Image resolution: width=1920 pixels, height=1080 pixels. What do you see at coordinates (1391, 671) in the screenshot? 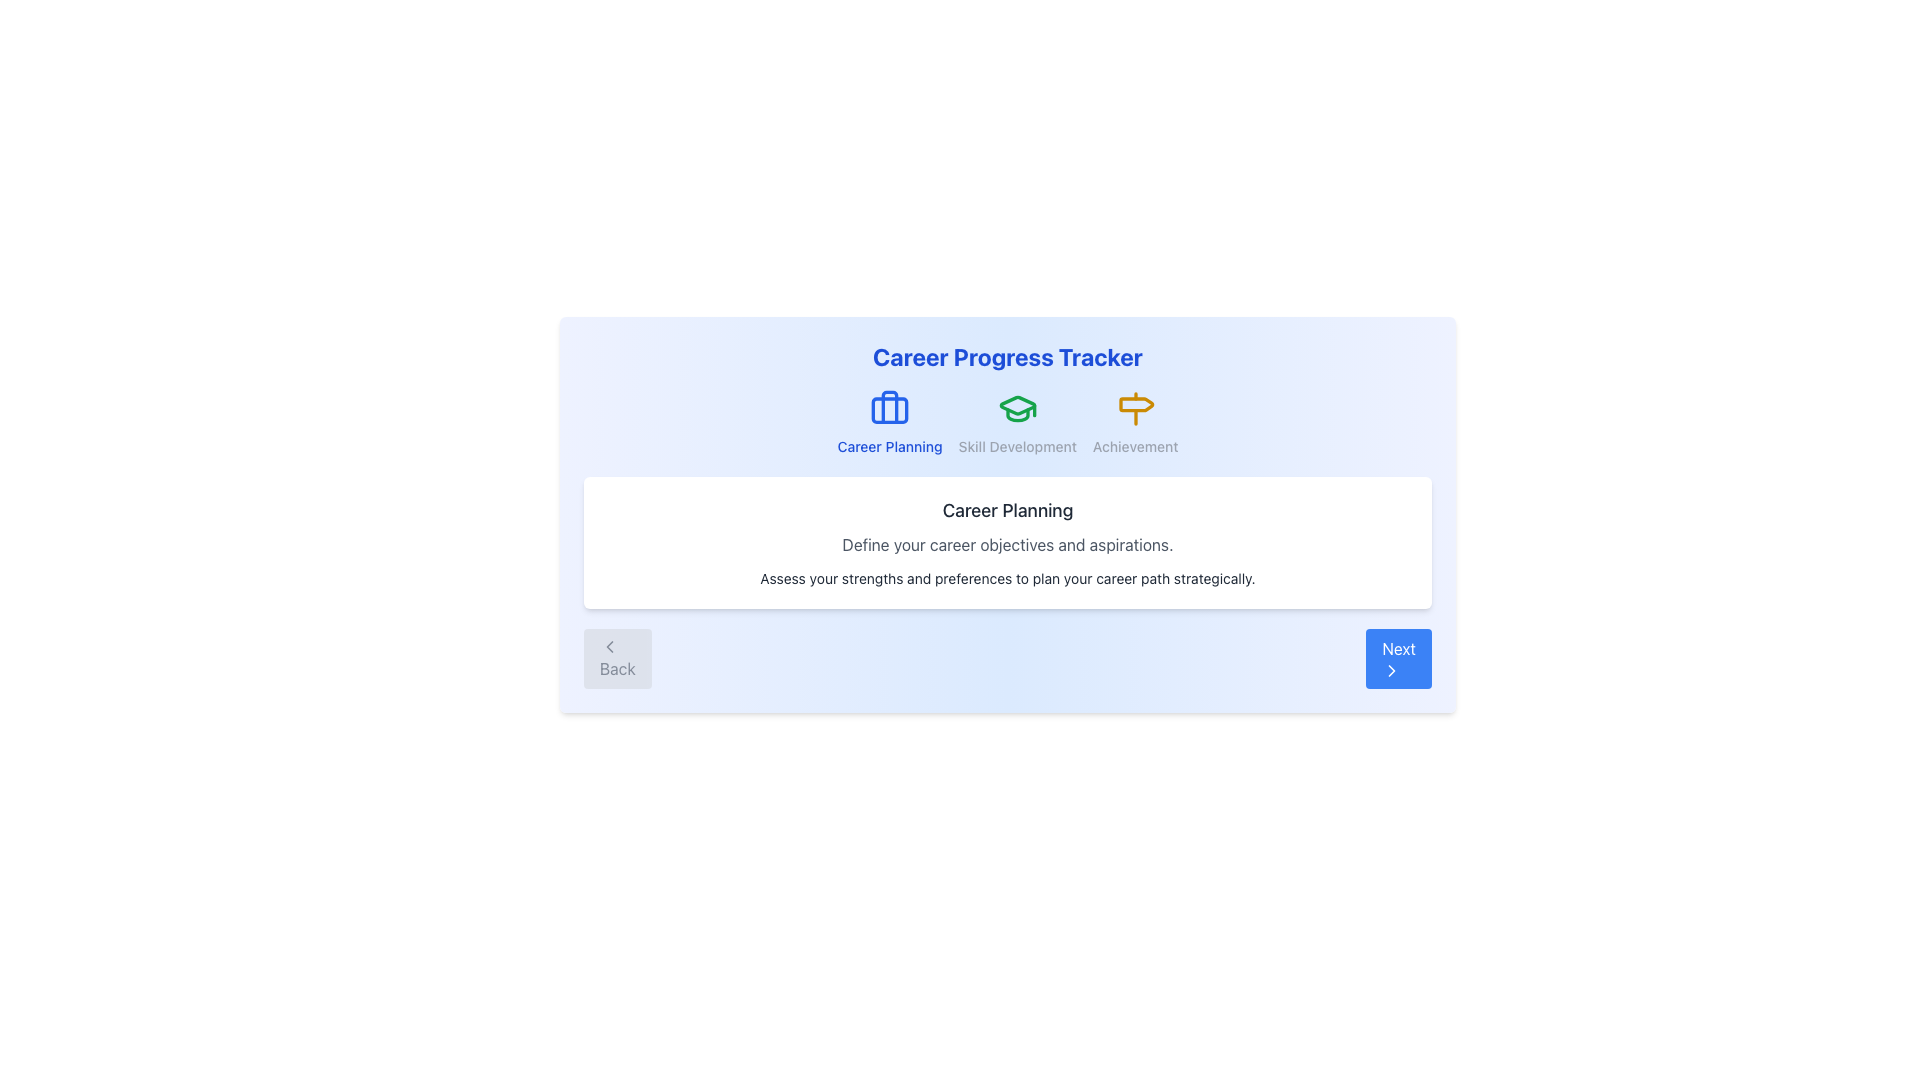
I see `the 'Next' button` at bounding box center [1391, 671].